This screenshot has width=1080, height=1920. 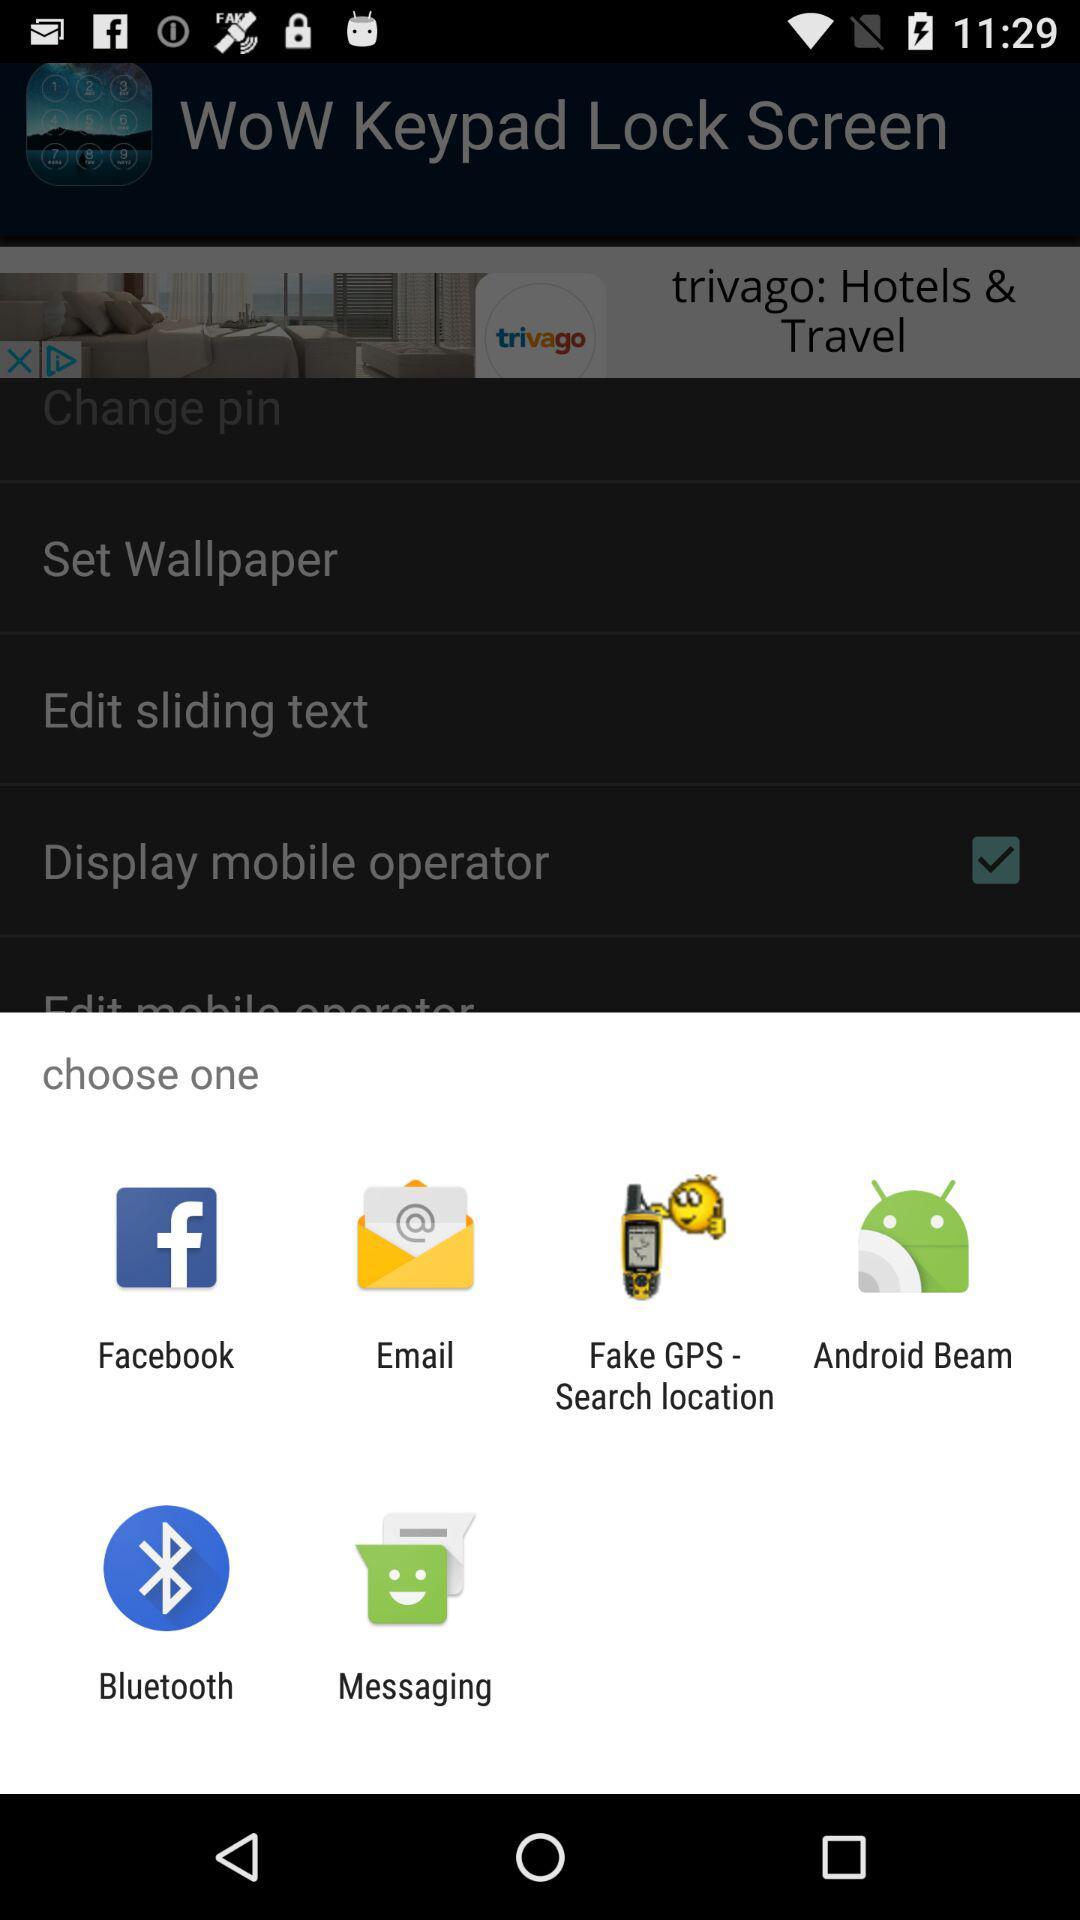 I want to click on facebook, so click(x=165, y=1374).